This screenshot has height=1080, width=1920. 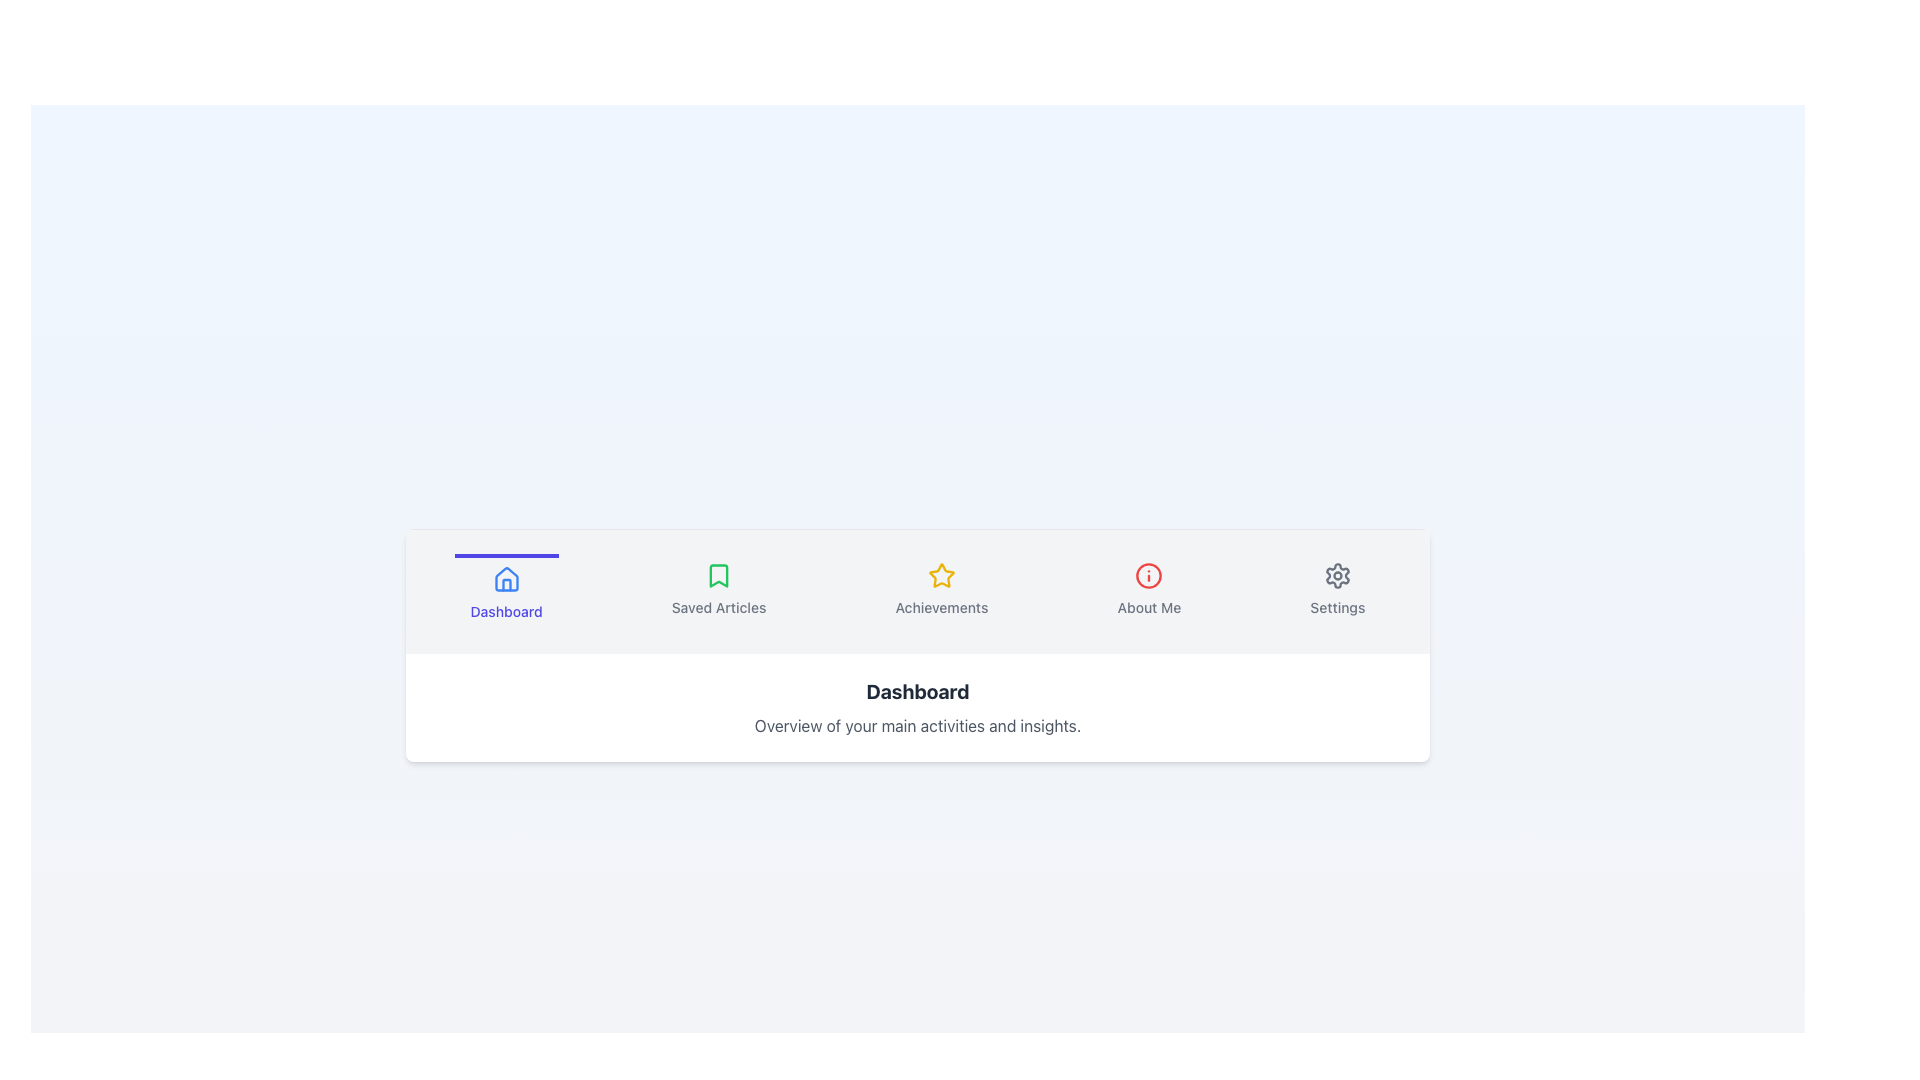 What do you see at coordinates (940, 590) in the screenshot?
I see `the 'Achievements' Navigation Button, which features a hollow yellow star icon above gray text` at bounding box center [940, 590].